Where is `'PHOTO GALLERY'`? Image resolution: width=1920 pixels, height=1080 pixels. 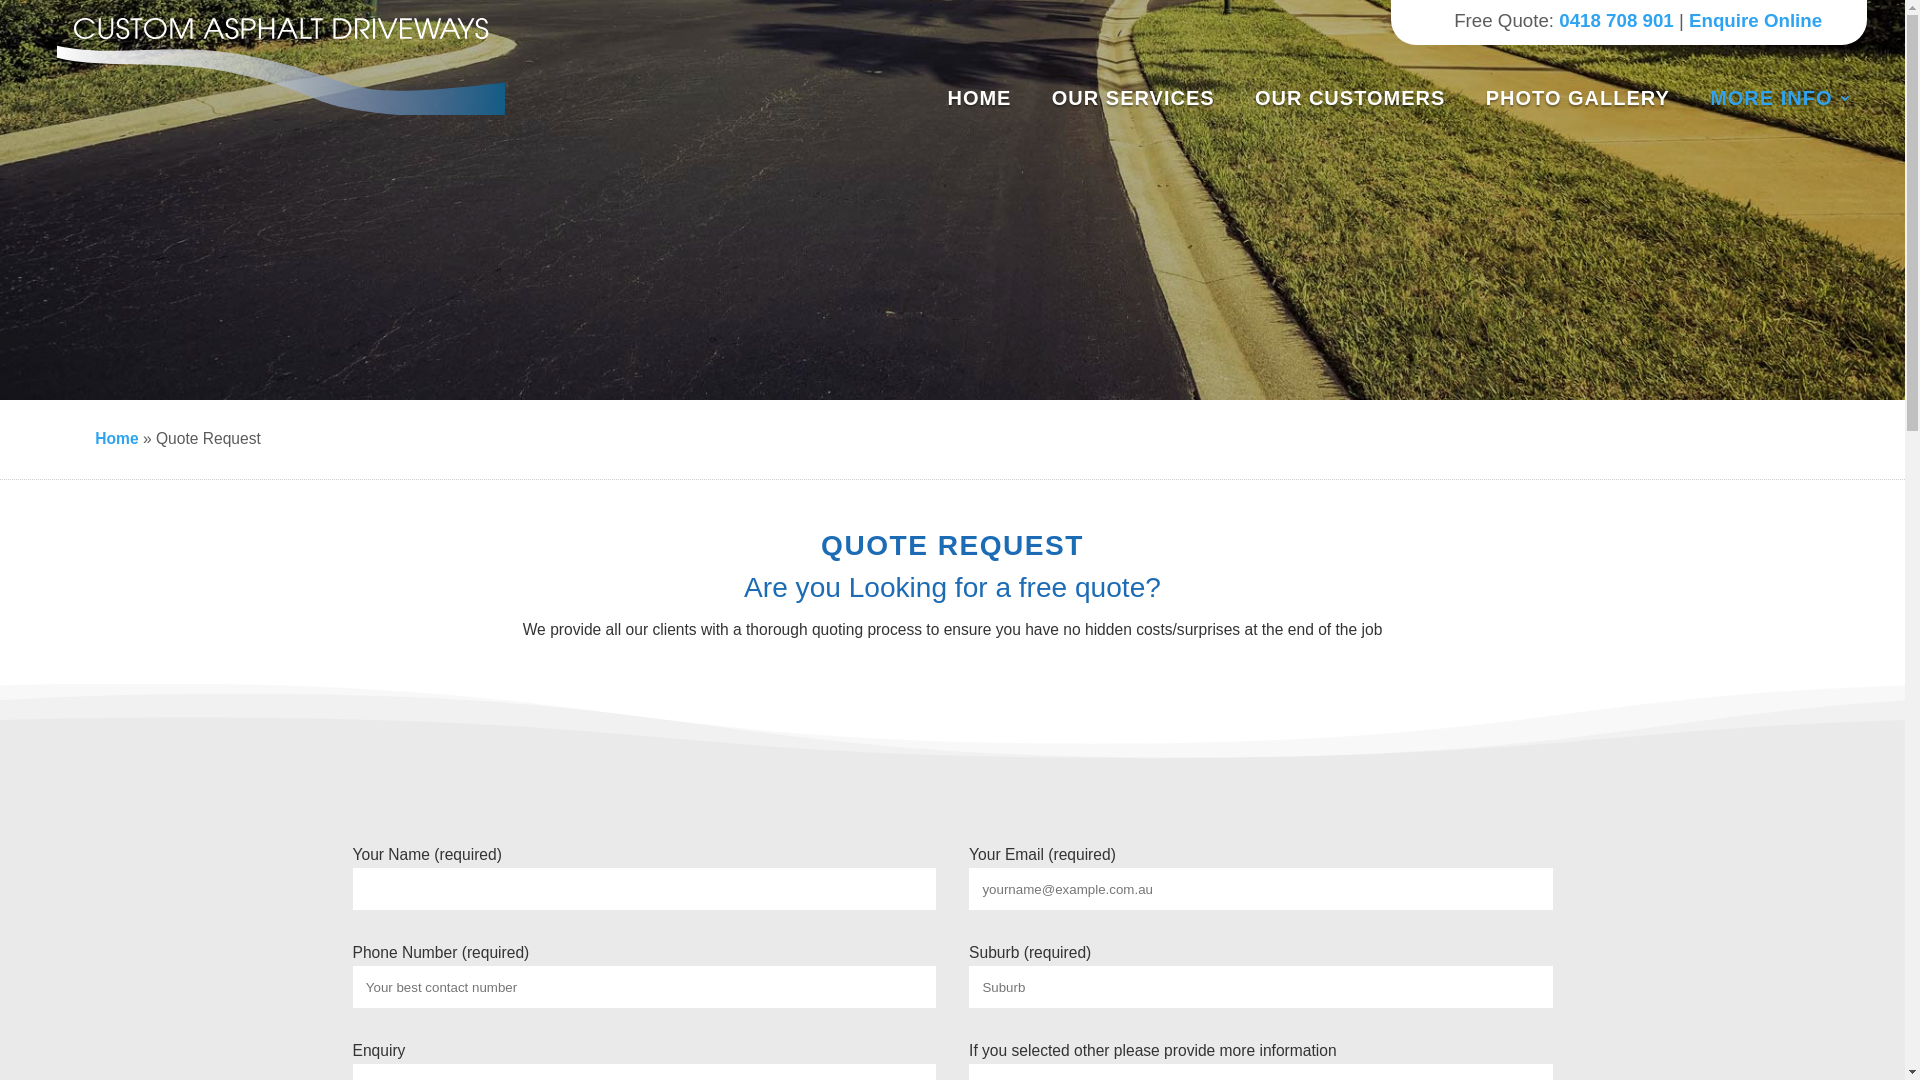
'PHOTO GALLERY' is located at coordinates (1584, 97).